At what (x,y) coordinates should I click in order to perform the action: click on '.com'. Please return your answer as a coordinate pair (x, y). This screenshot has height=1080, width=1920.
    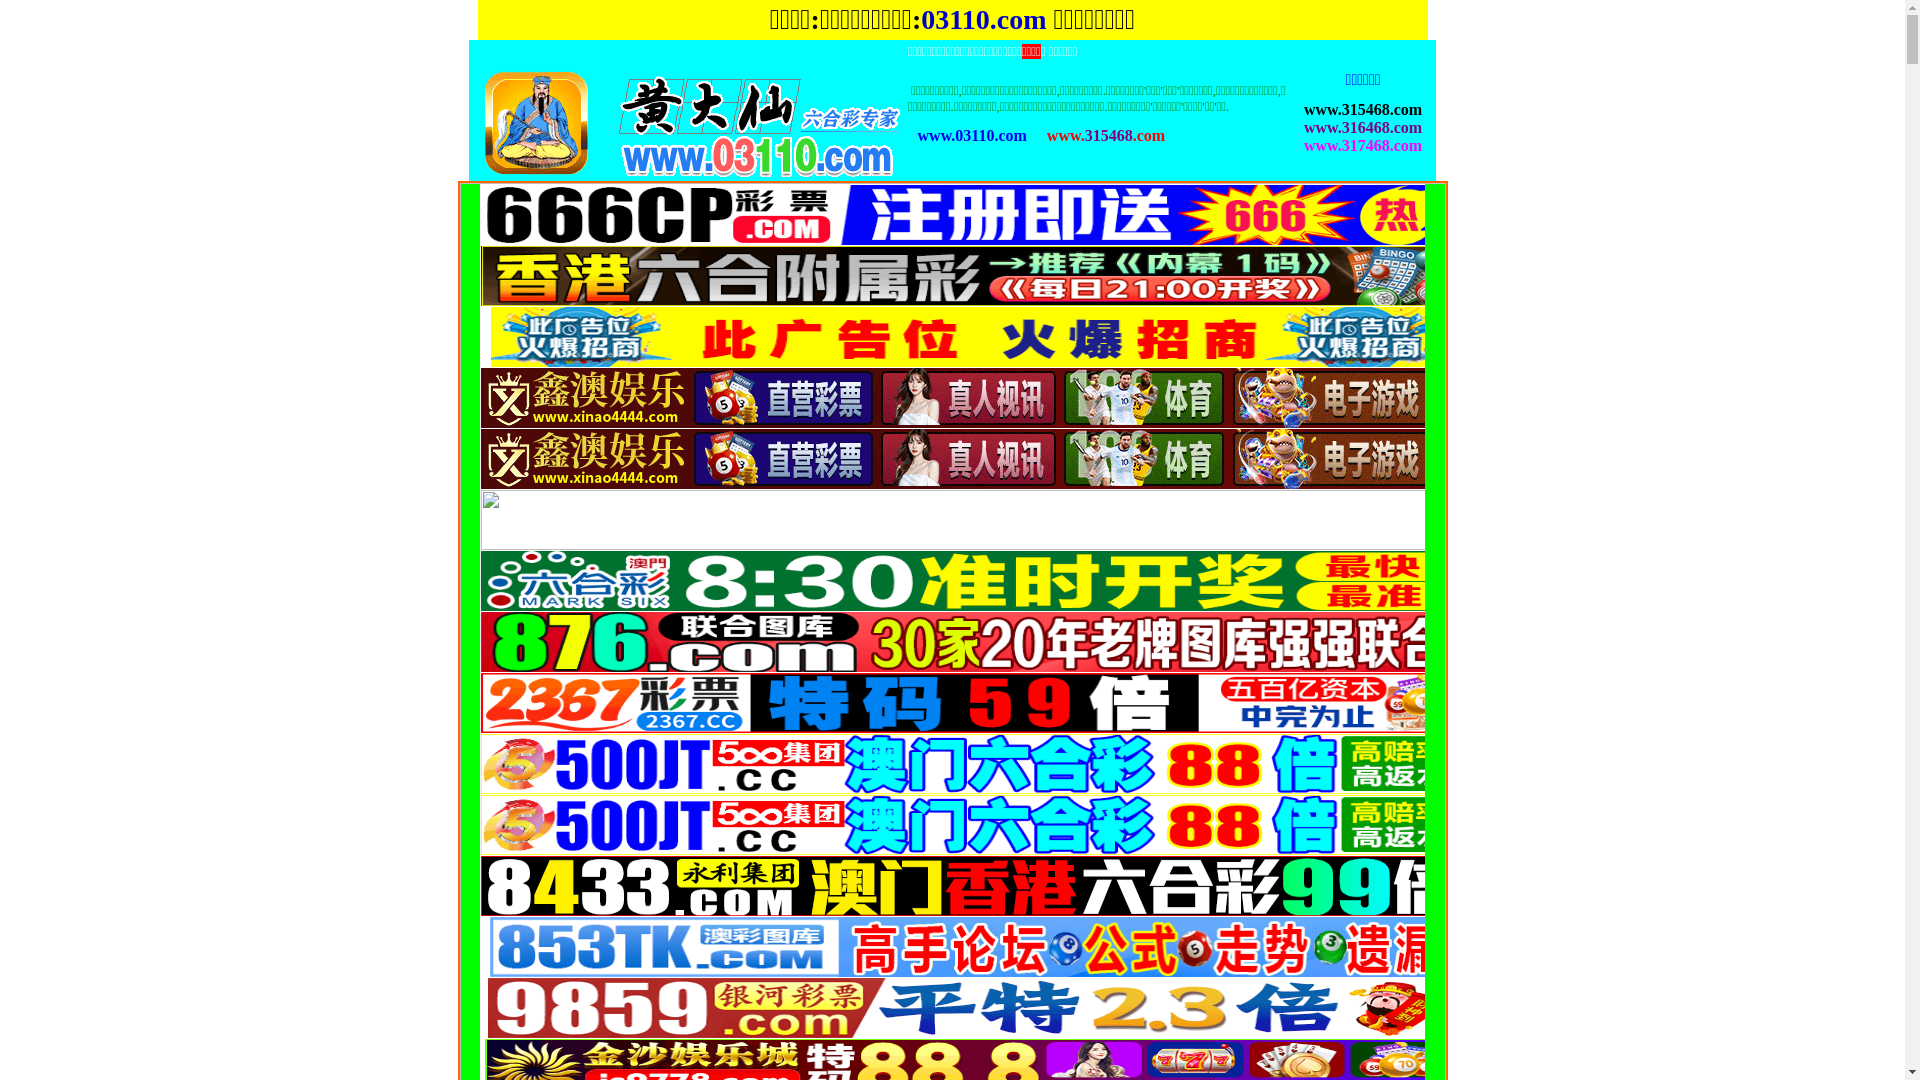
    Looking at the image, I should click on (1018, 19).